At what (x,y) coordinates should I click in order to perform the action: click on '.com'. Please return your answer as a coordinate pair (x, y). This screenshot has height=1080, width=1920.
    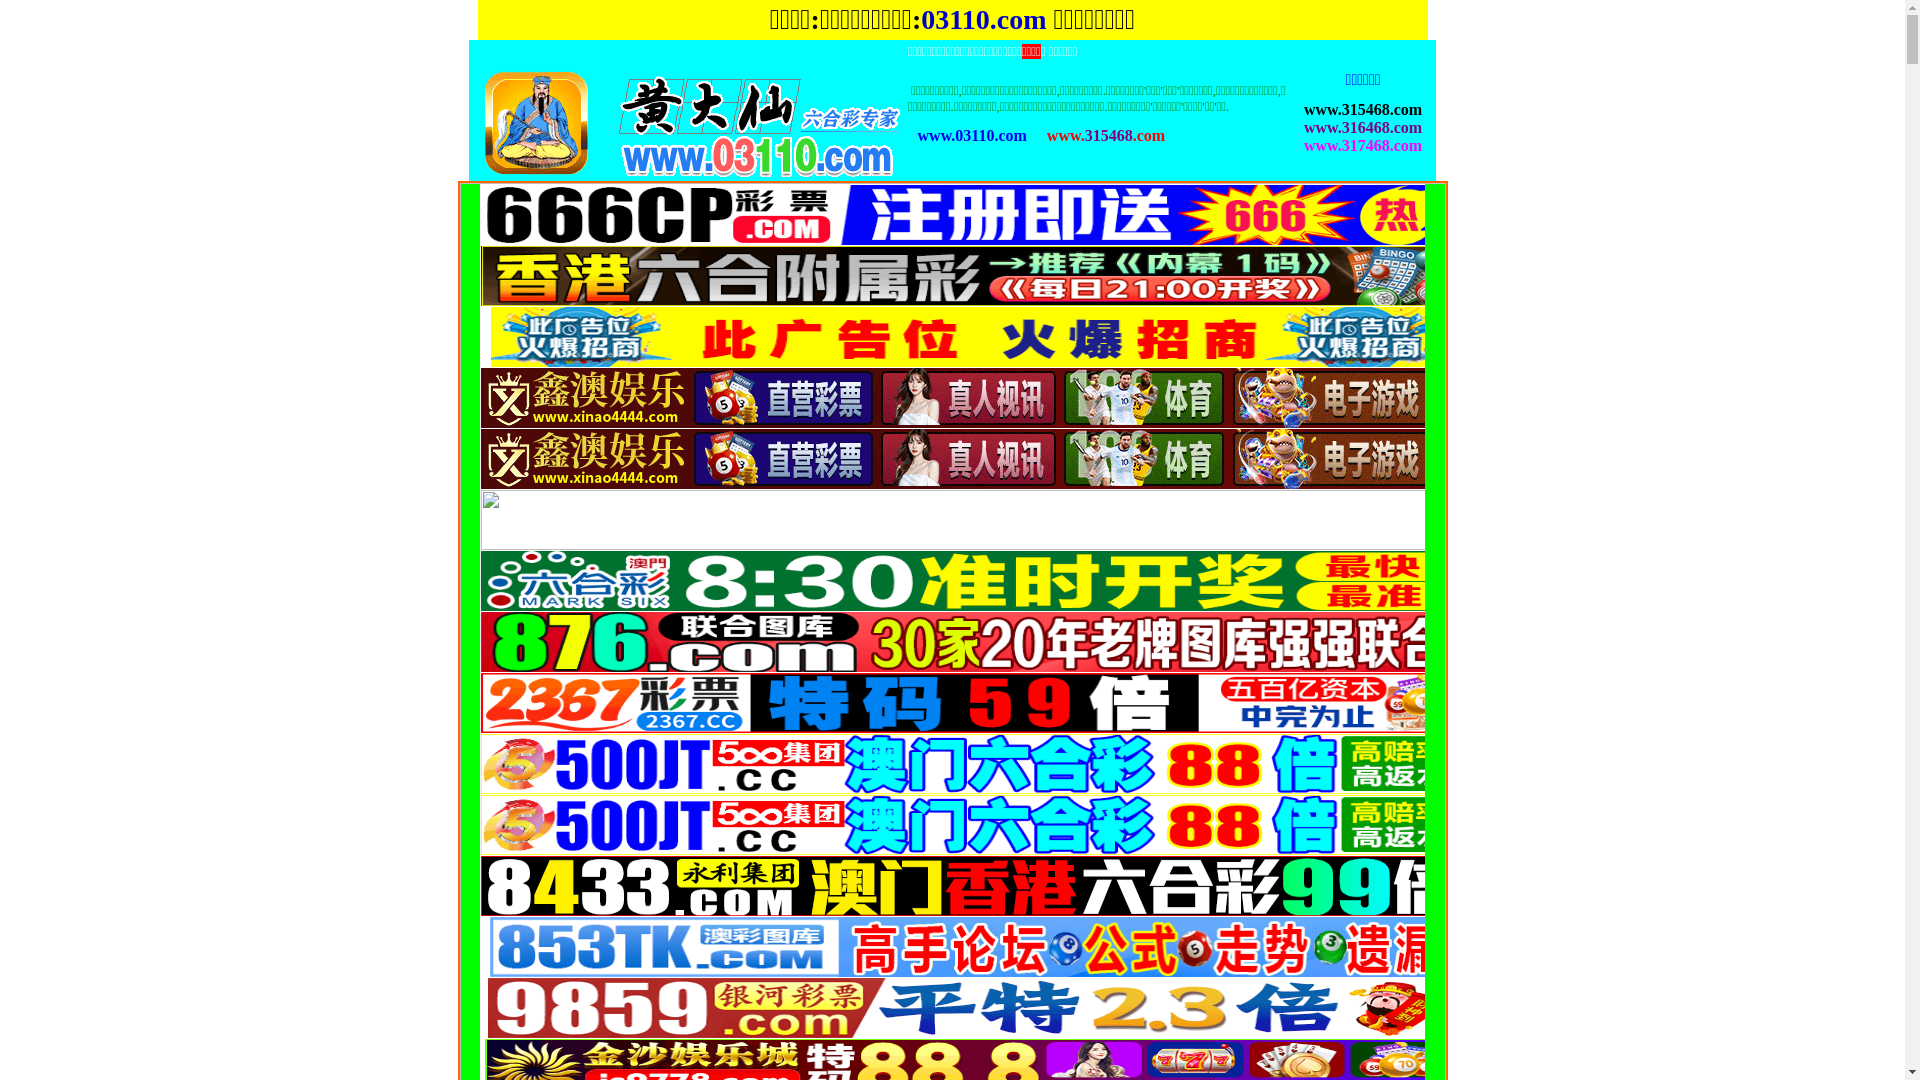
    Looking at the image, I should click on (1018, 19).